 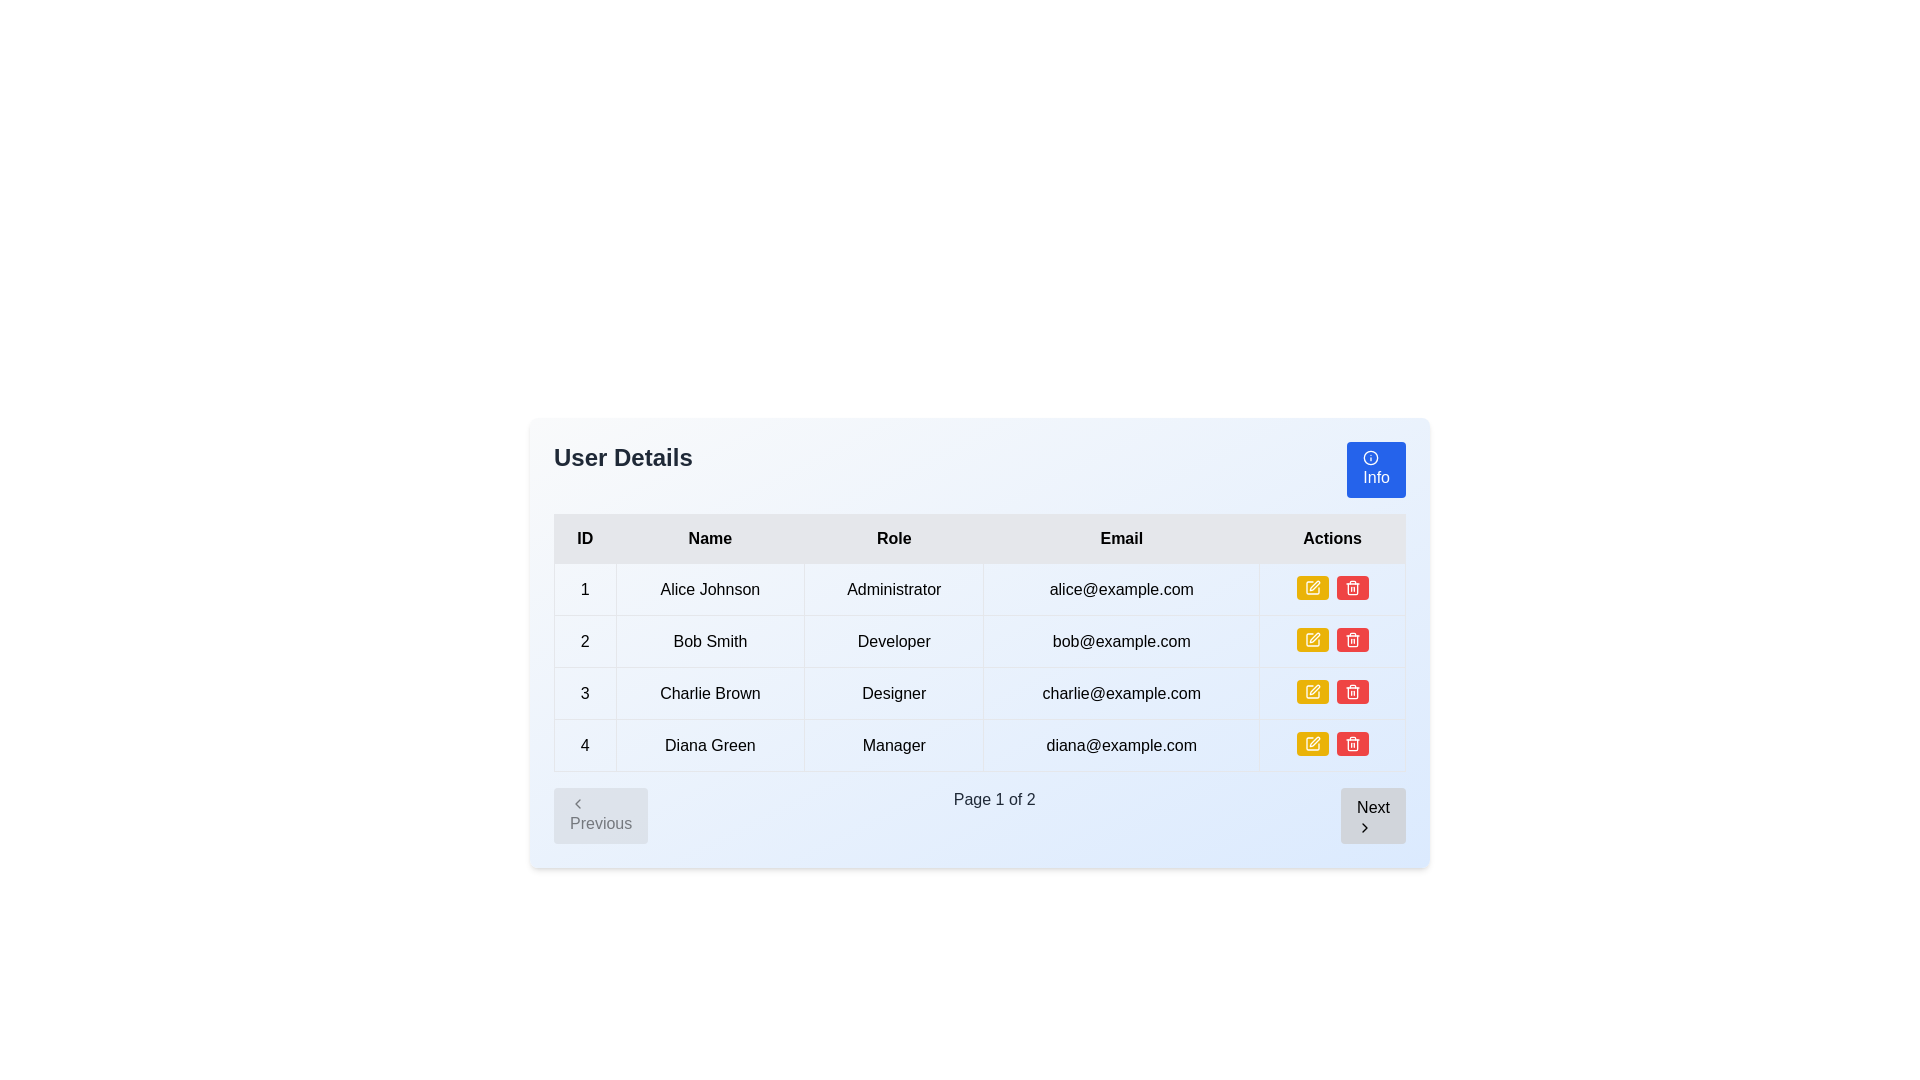 What do you see at coordinates (1312, 744) in the screenshot?
I see `the edit button located in the 'Actions' column of the fourth row of the table to initiate the edit action for the user` at bounding box center [1312, 744].